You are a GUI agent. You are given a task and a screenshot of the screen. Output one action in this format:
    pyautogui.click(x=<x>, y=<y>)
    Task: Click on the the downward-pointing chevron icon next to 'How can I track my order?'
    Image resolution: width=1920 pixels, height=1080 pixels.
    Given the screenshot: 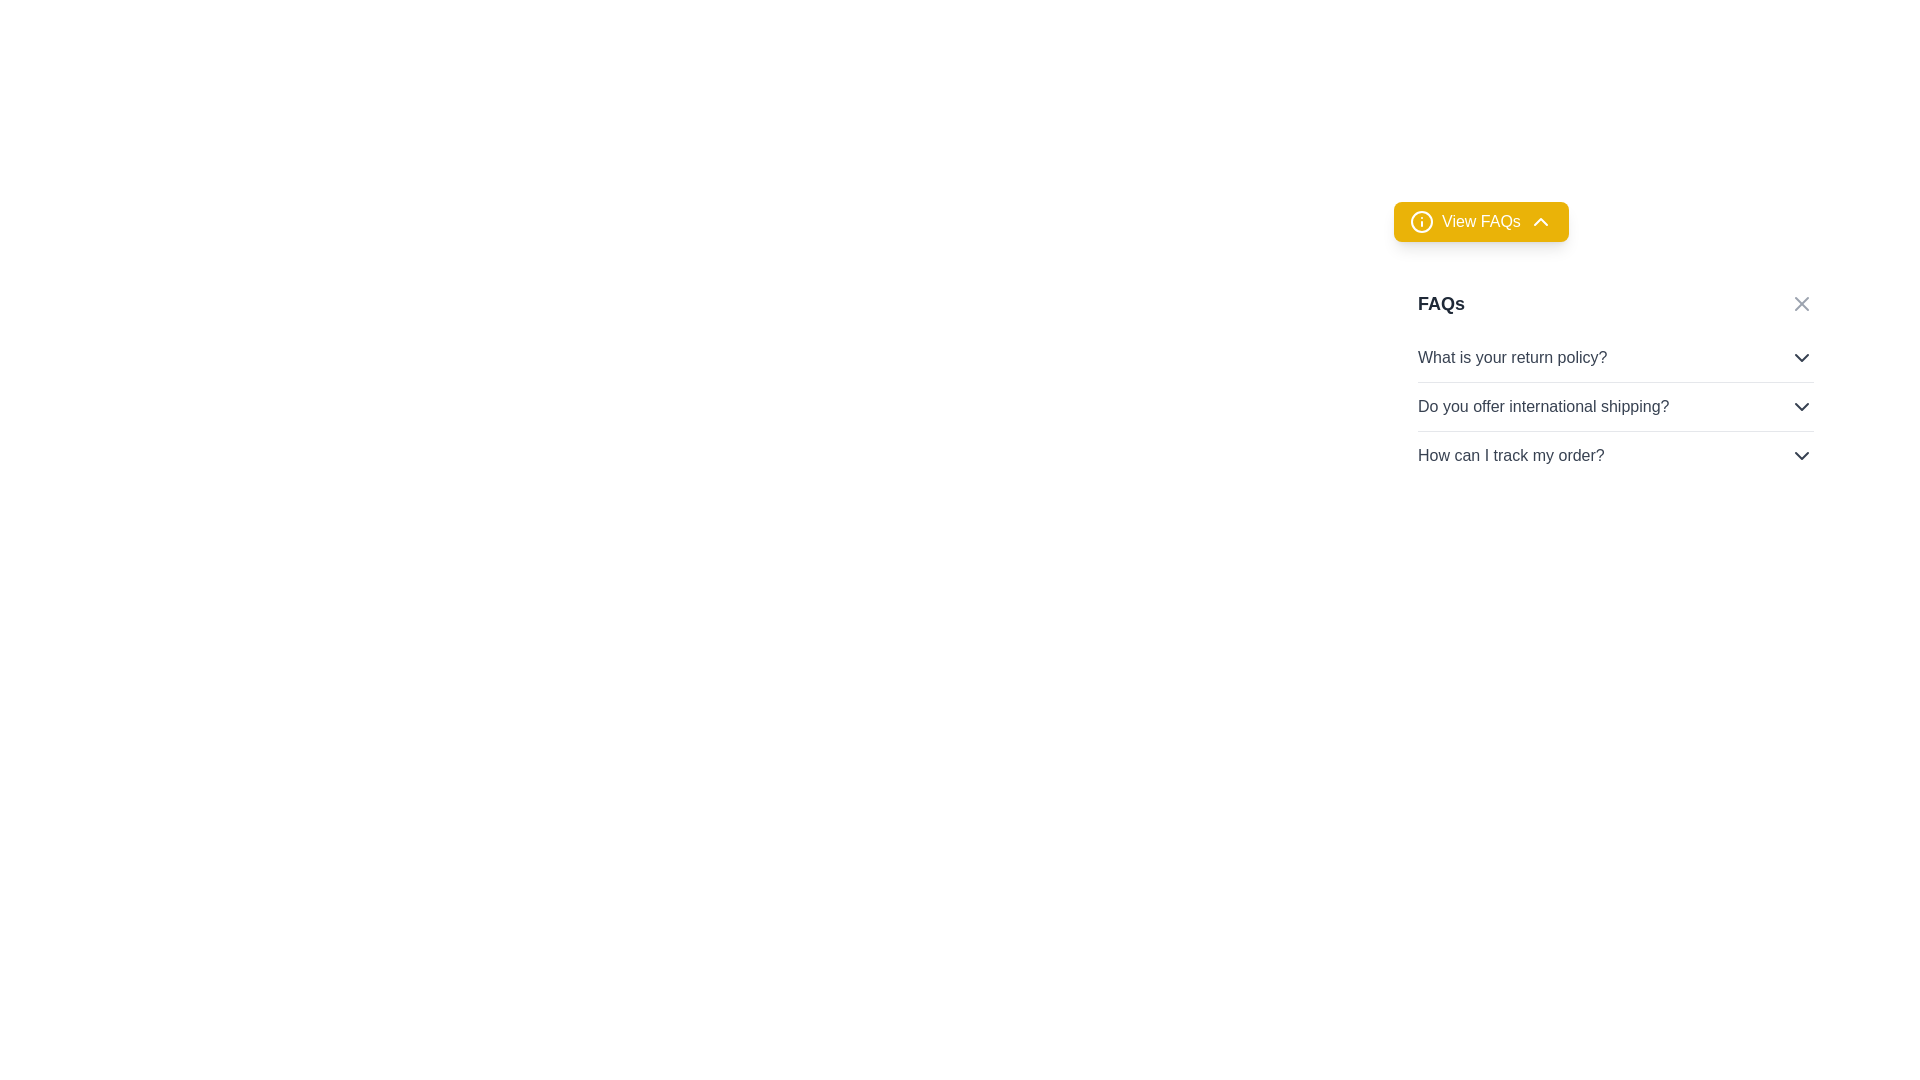 What is the action you would take?
    pyautogui.click(x=1801, y=455)
    